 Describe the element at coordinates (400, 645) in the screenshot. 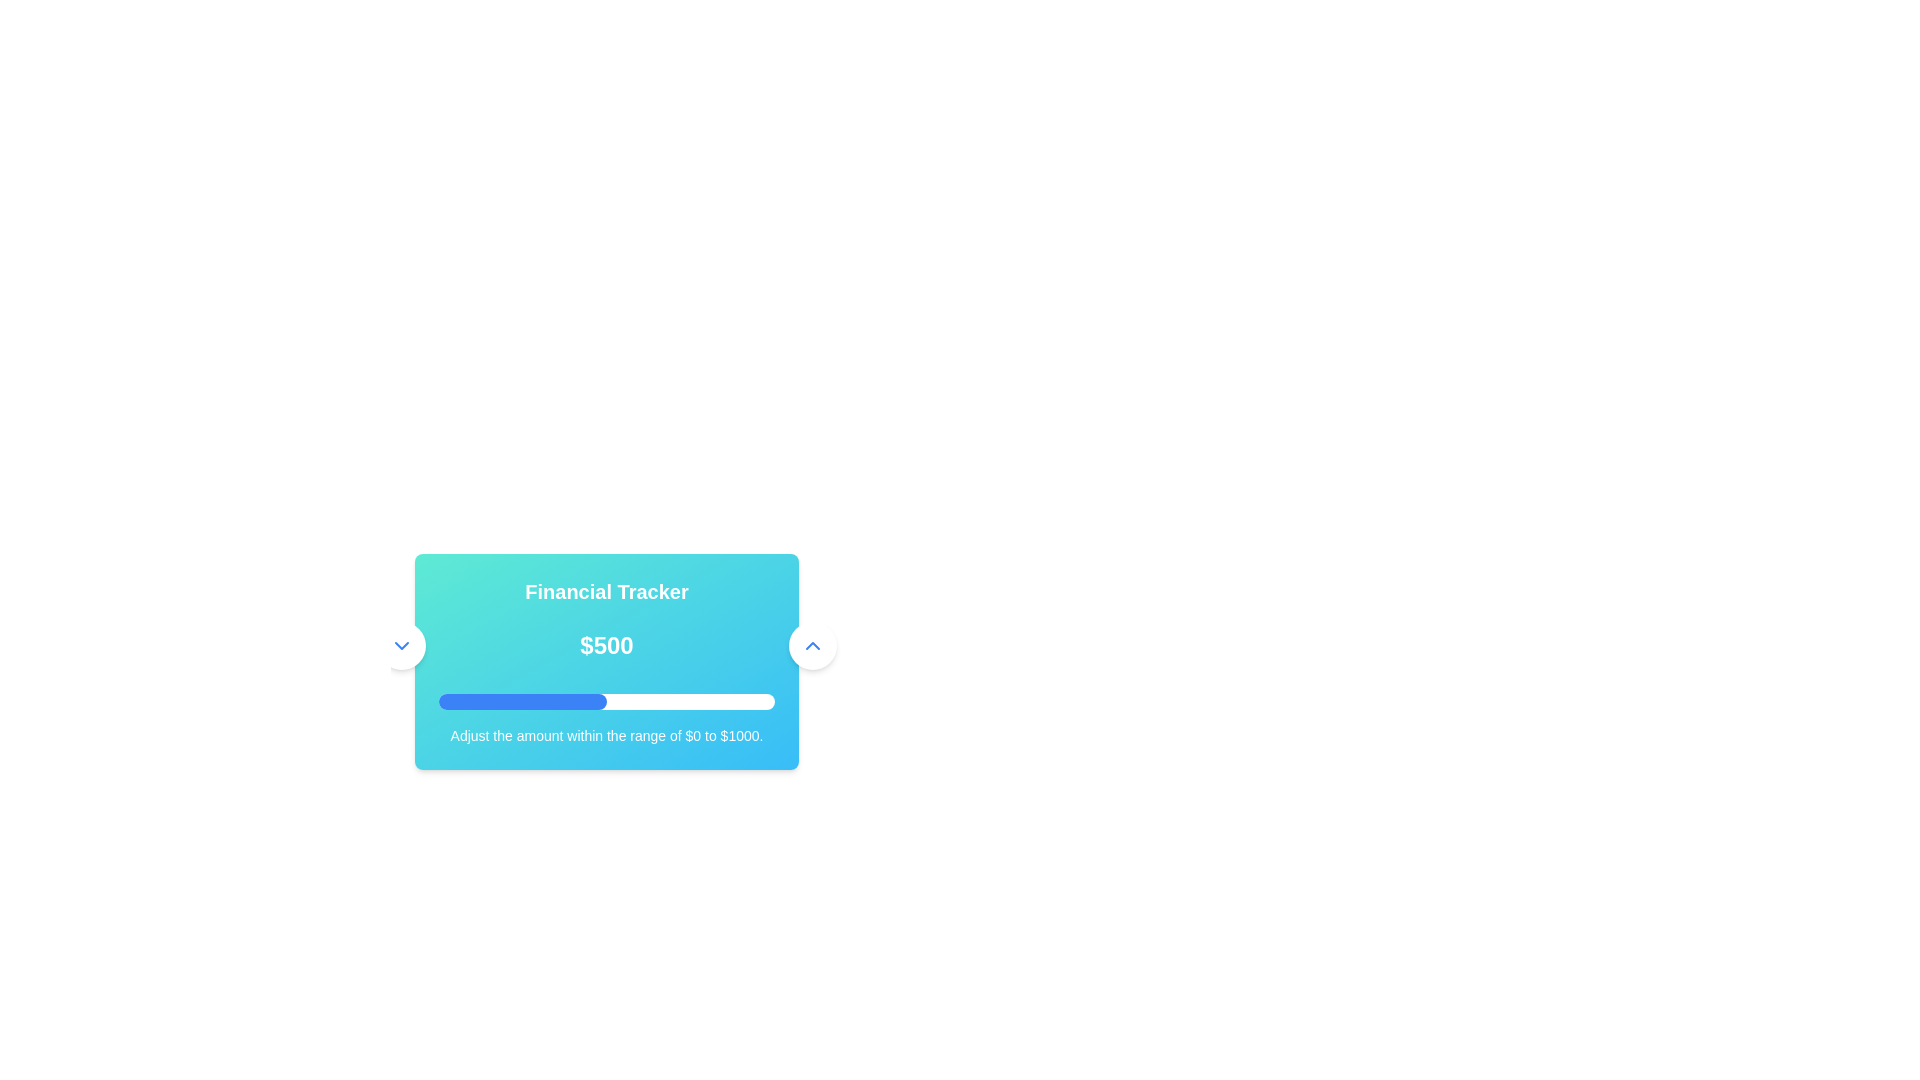

I see `the decrement button located on the left side of the Financial Tracker panel` at that location.